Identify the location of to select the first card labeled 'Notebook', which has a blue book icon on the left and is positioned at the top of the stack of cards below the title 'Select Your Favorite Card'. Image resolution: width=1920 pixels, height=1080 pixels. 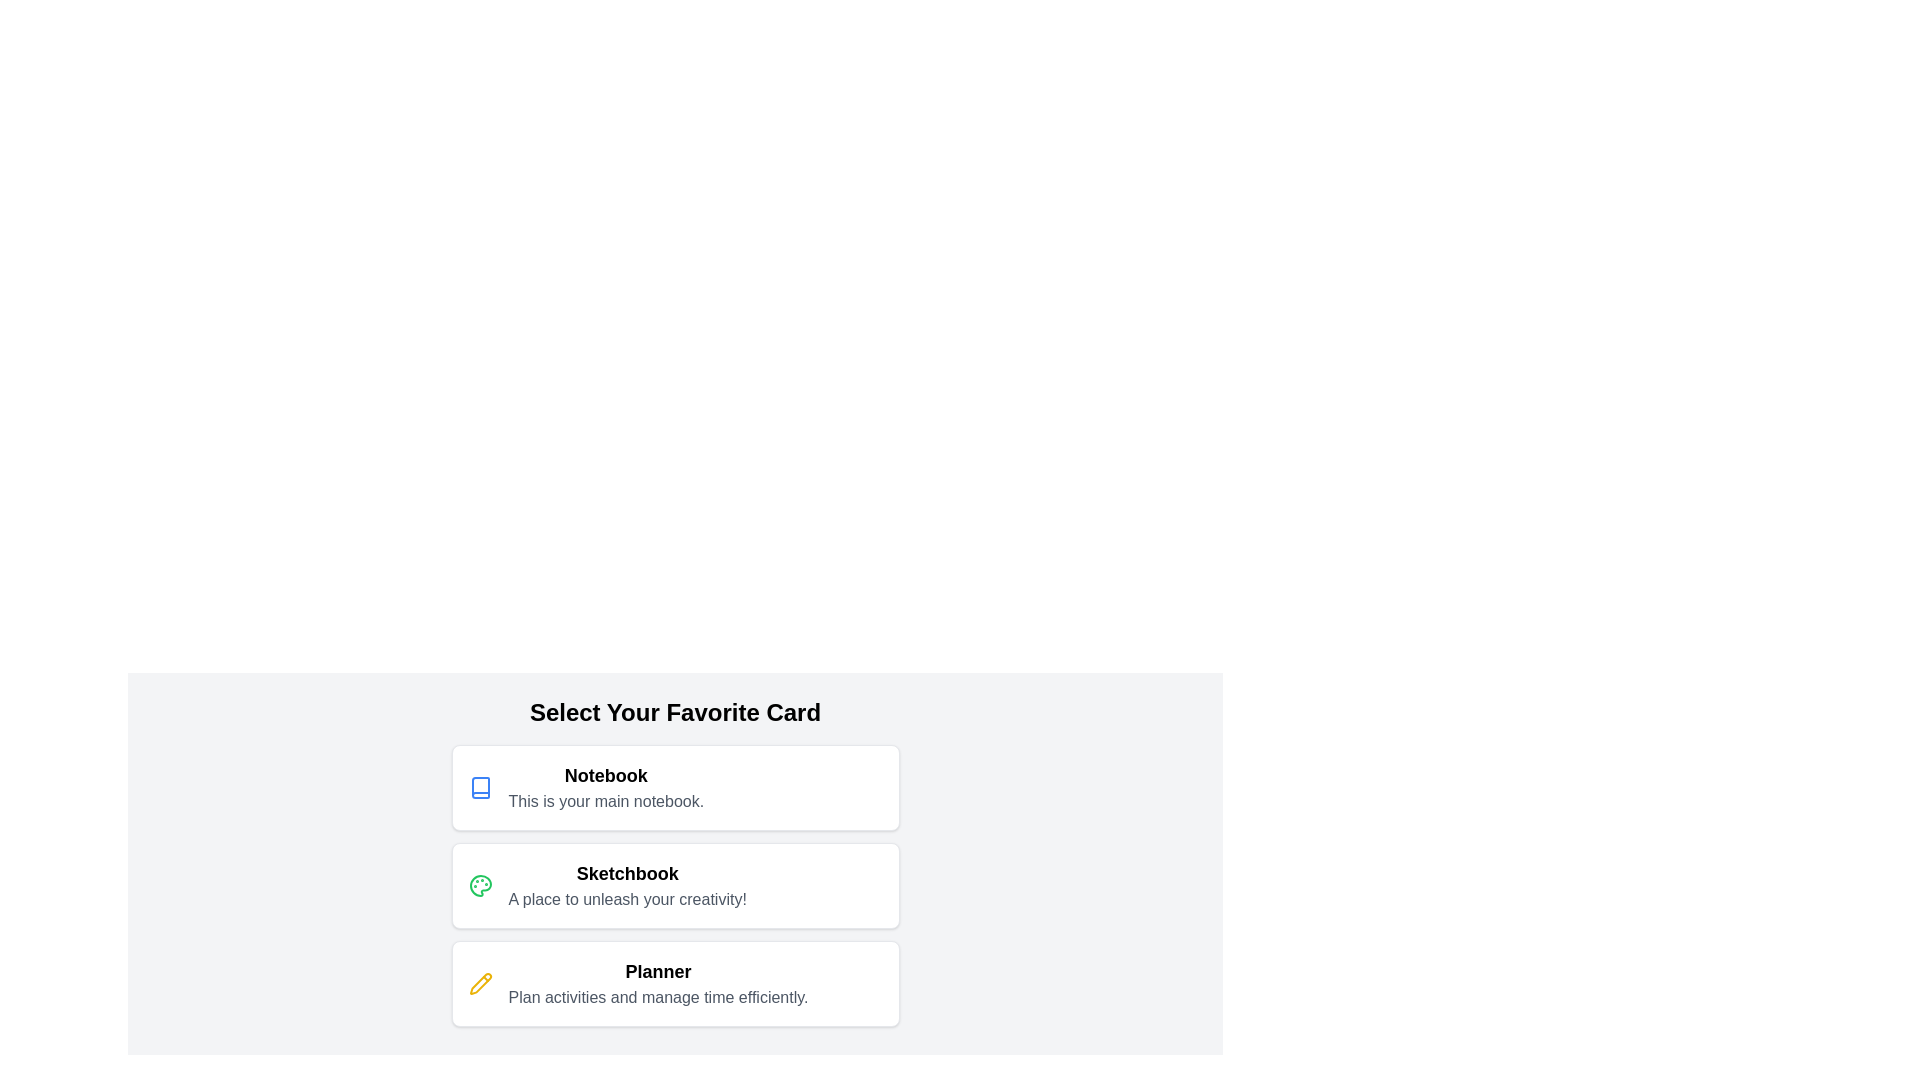
(675, 786).